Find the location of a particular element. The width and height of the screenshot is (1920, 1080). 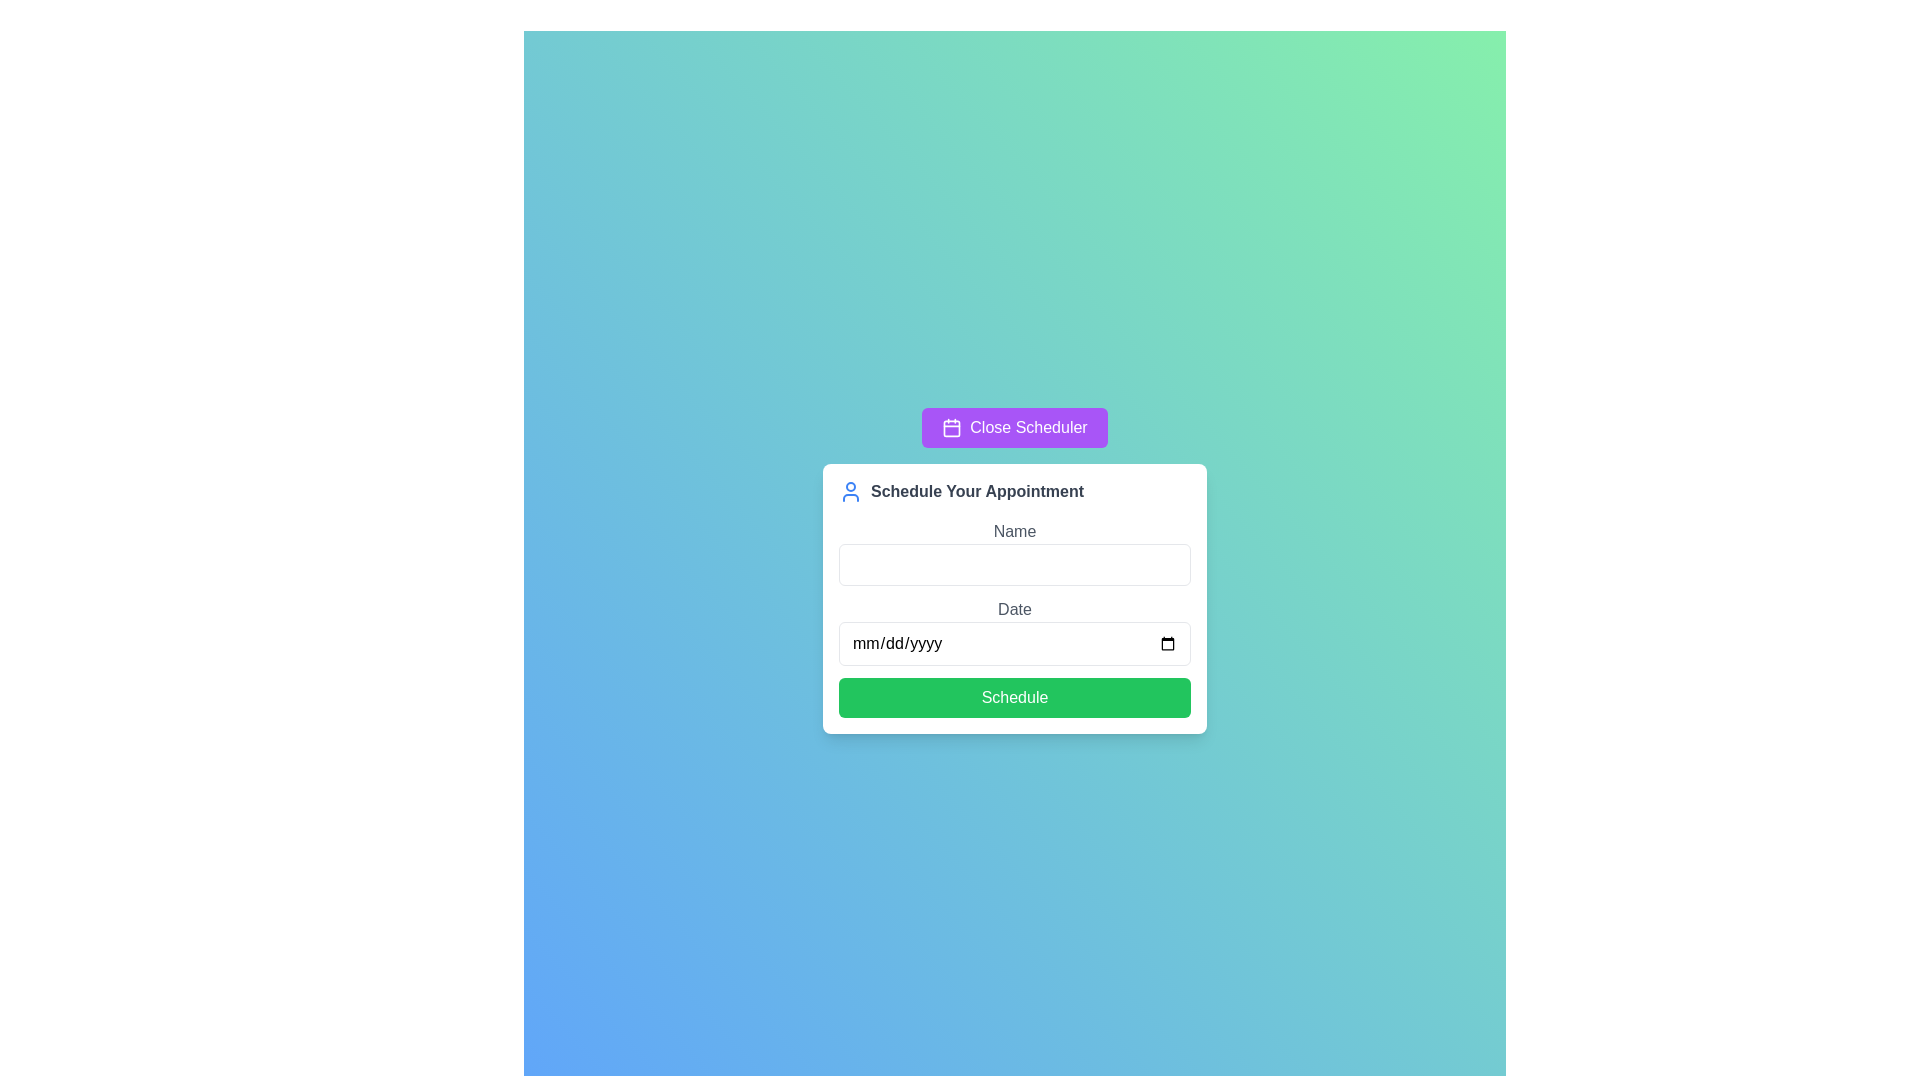

the green button labeled 'Schedule' at the bottom of the form in the modal interface to observe the hover effect is located at coordinates (1014, 697).